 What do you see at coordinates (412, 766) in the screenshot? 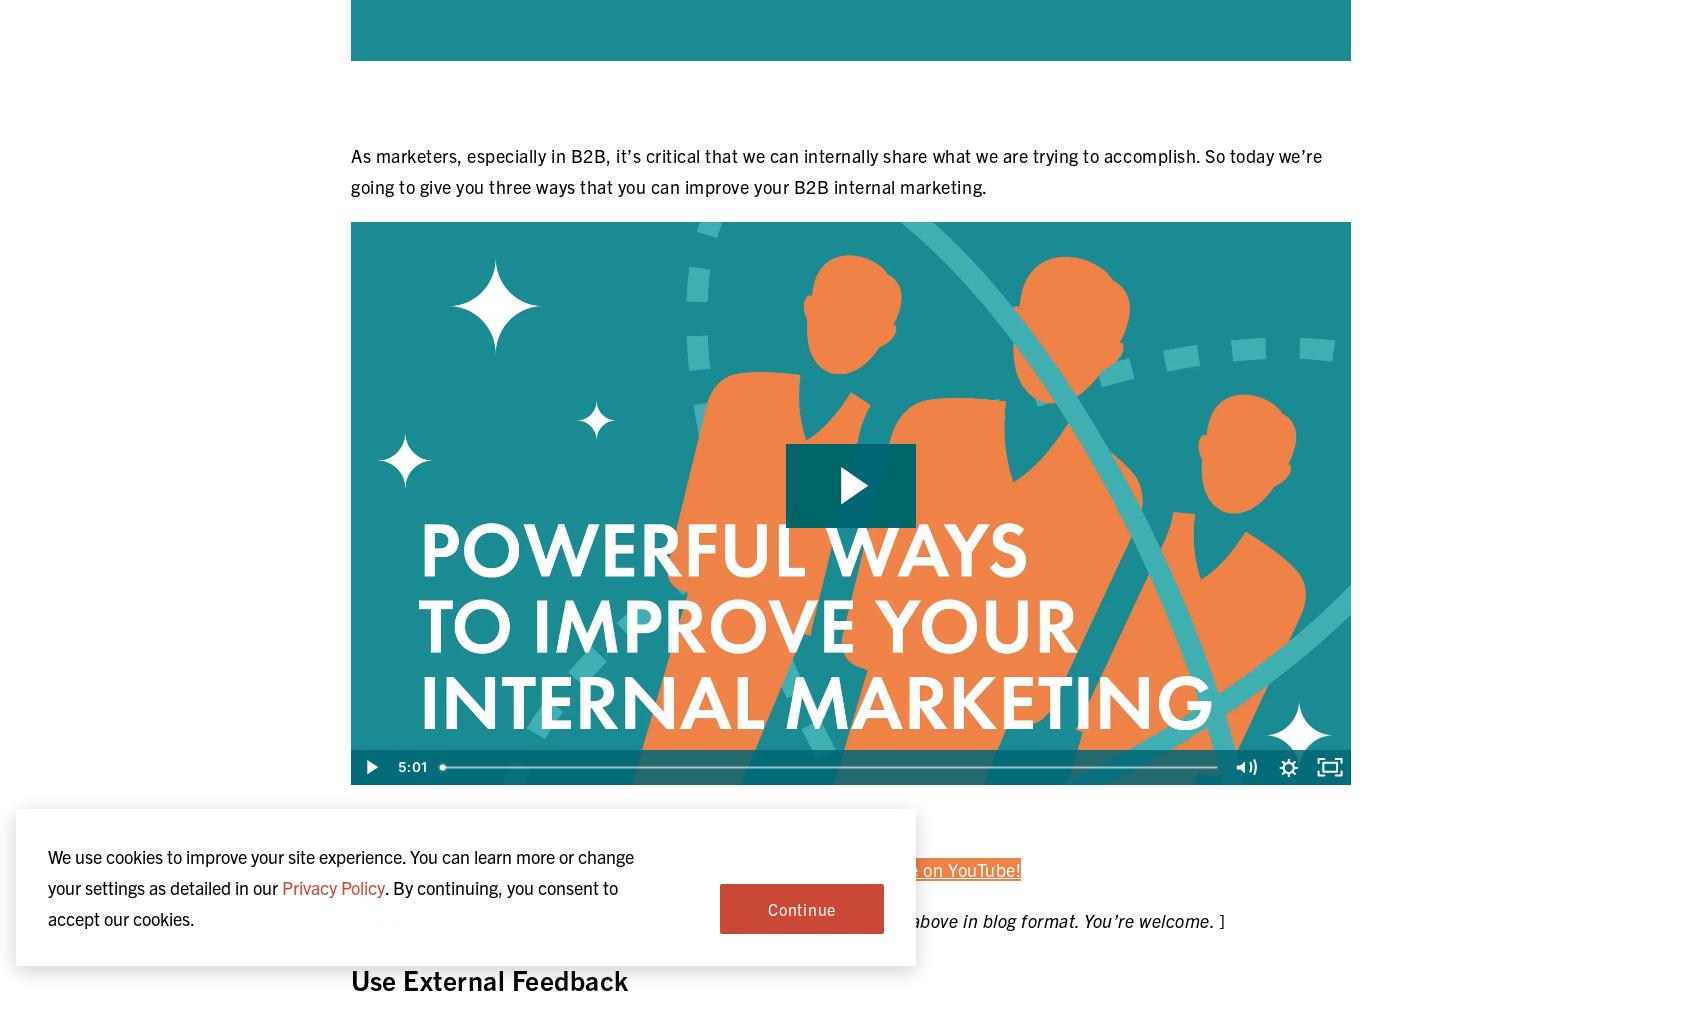
I see `'5:01'` at bounding box center [412, 766].